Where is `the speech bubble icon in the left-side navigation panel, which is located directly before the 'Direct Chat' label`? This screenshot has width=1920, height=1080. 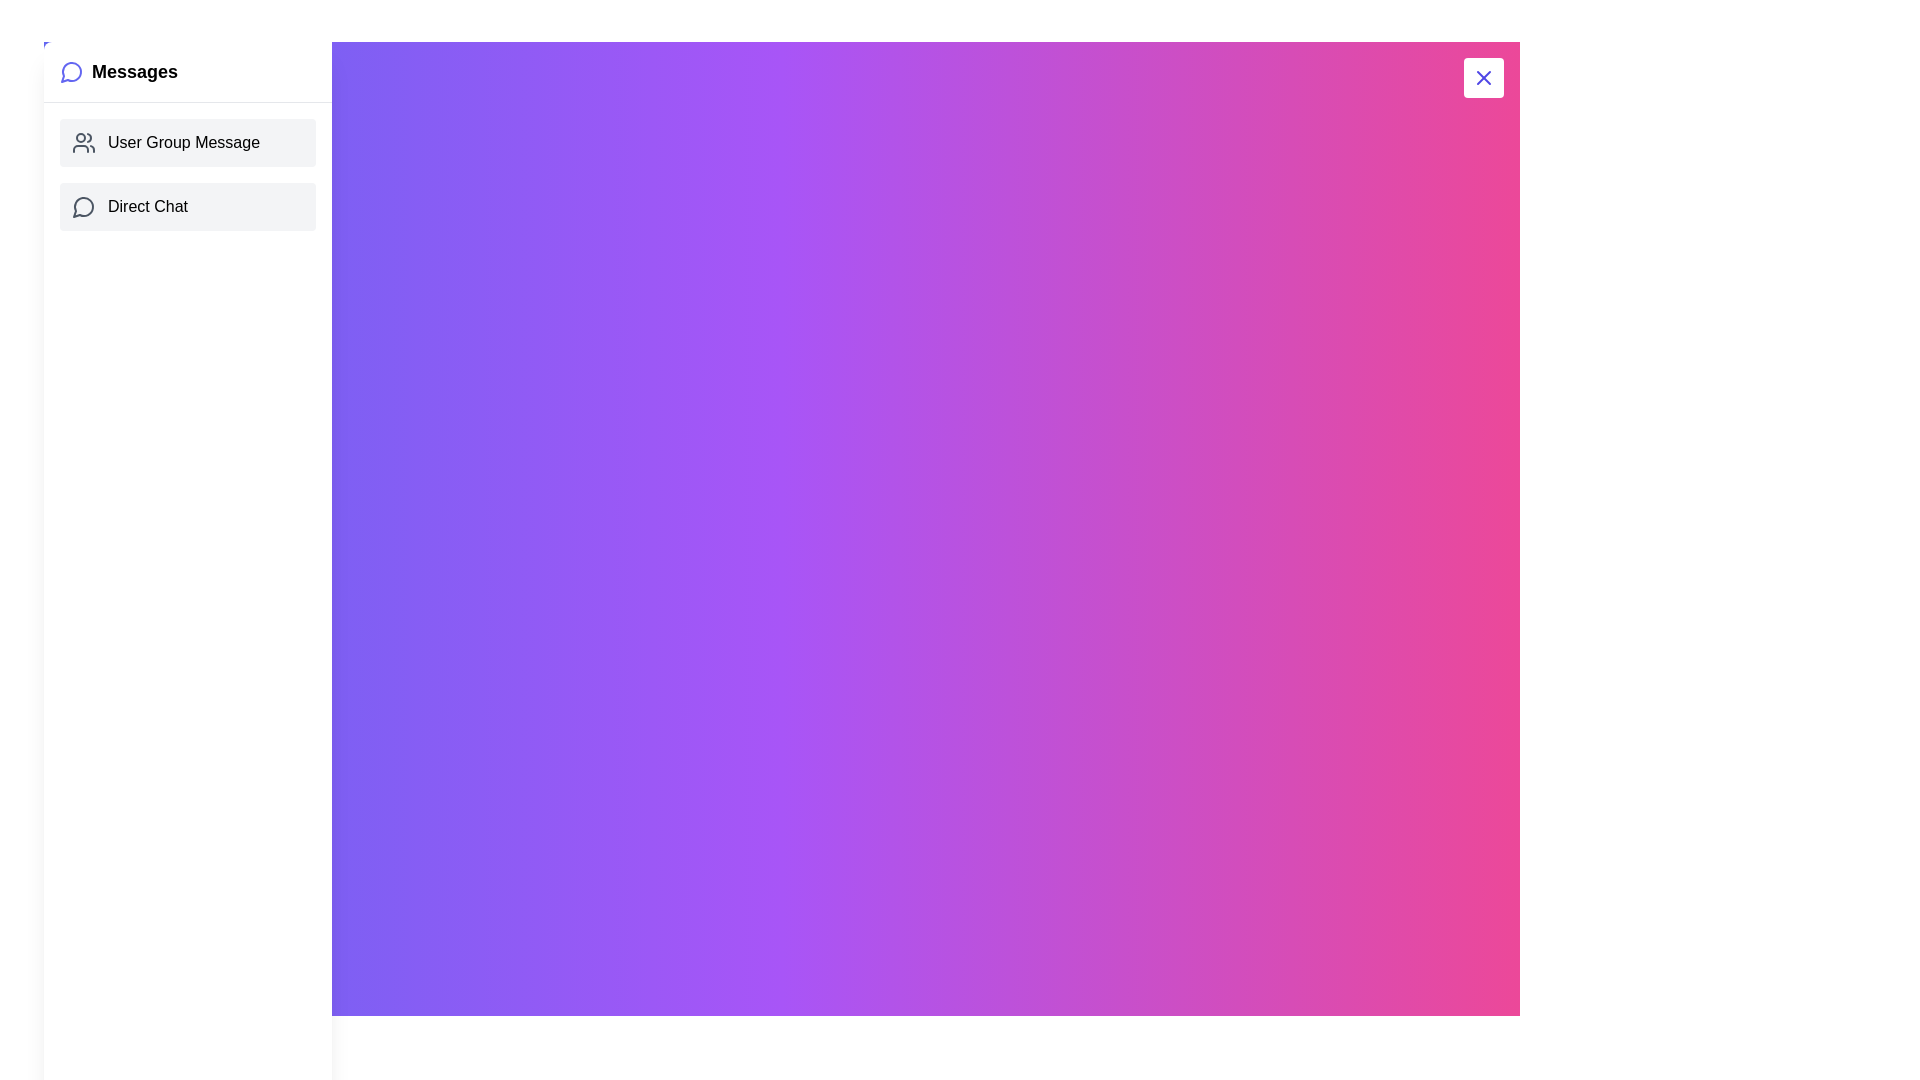
the speech bubble icon in the left-side navigation panel, which is located directly before the 'Direct Chat' label is located at coordinates (82, 207).